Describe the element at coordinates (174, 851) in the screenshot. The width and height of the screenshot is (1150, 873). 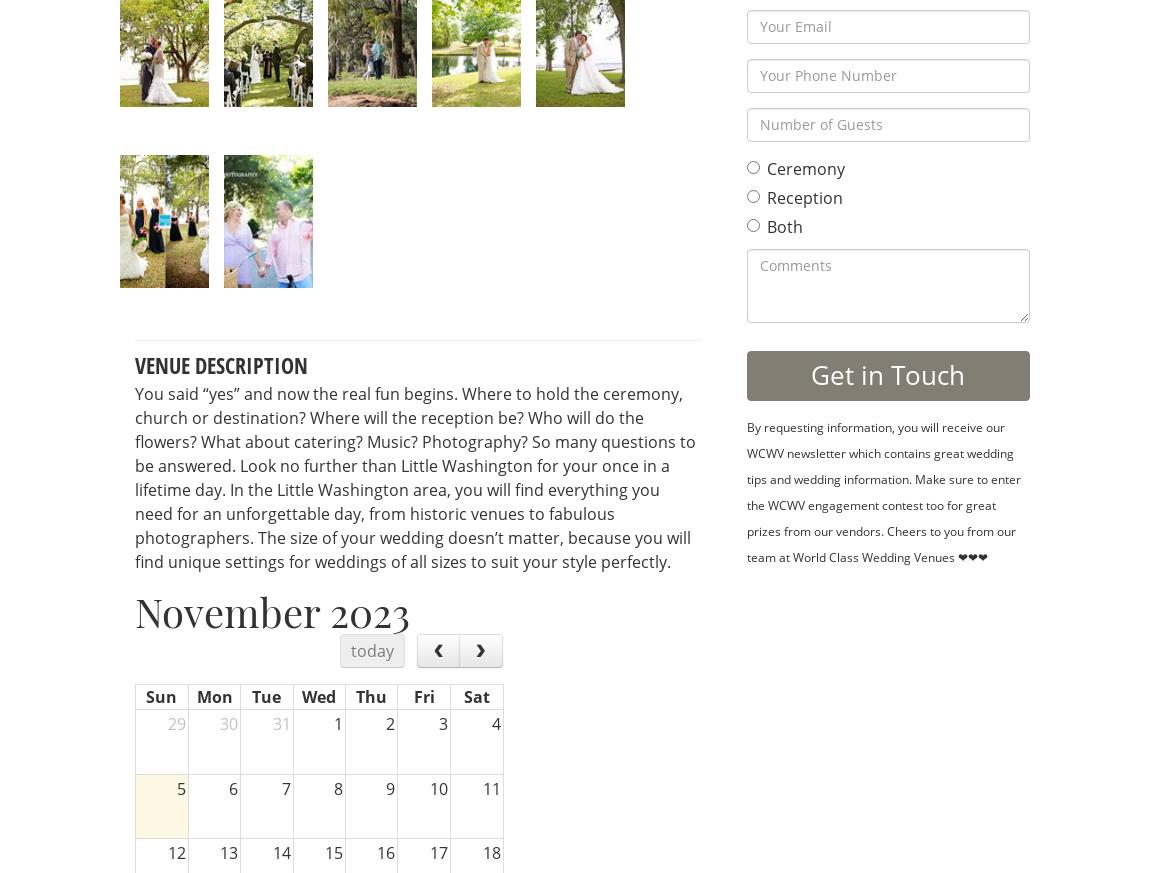
I see `'12'` at that location.